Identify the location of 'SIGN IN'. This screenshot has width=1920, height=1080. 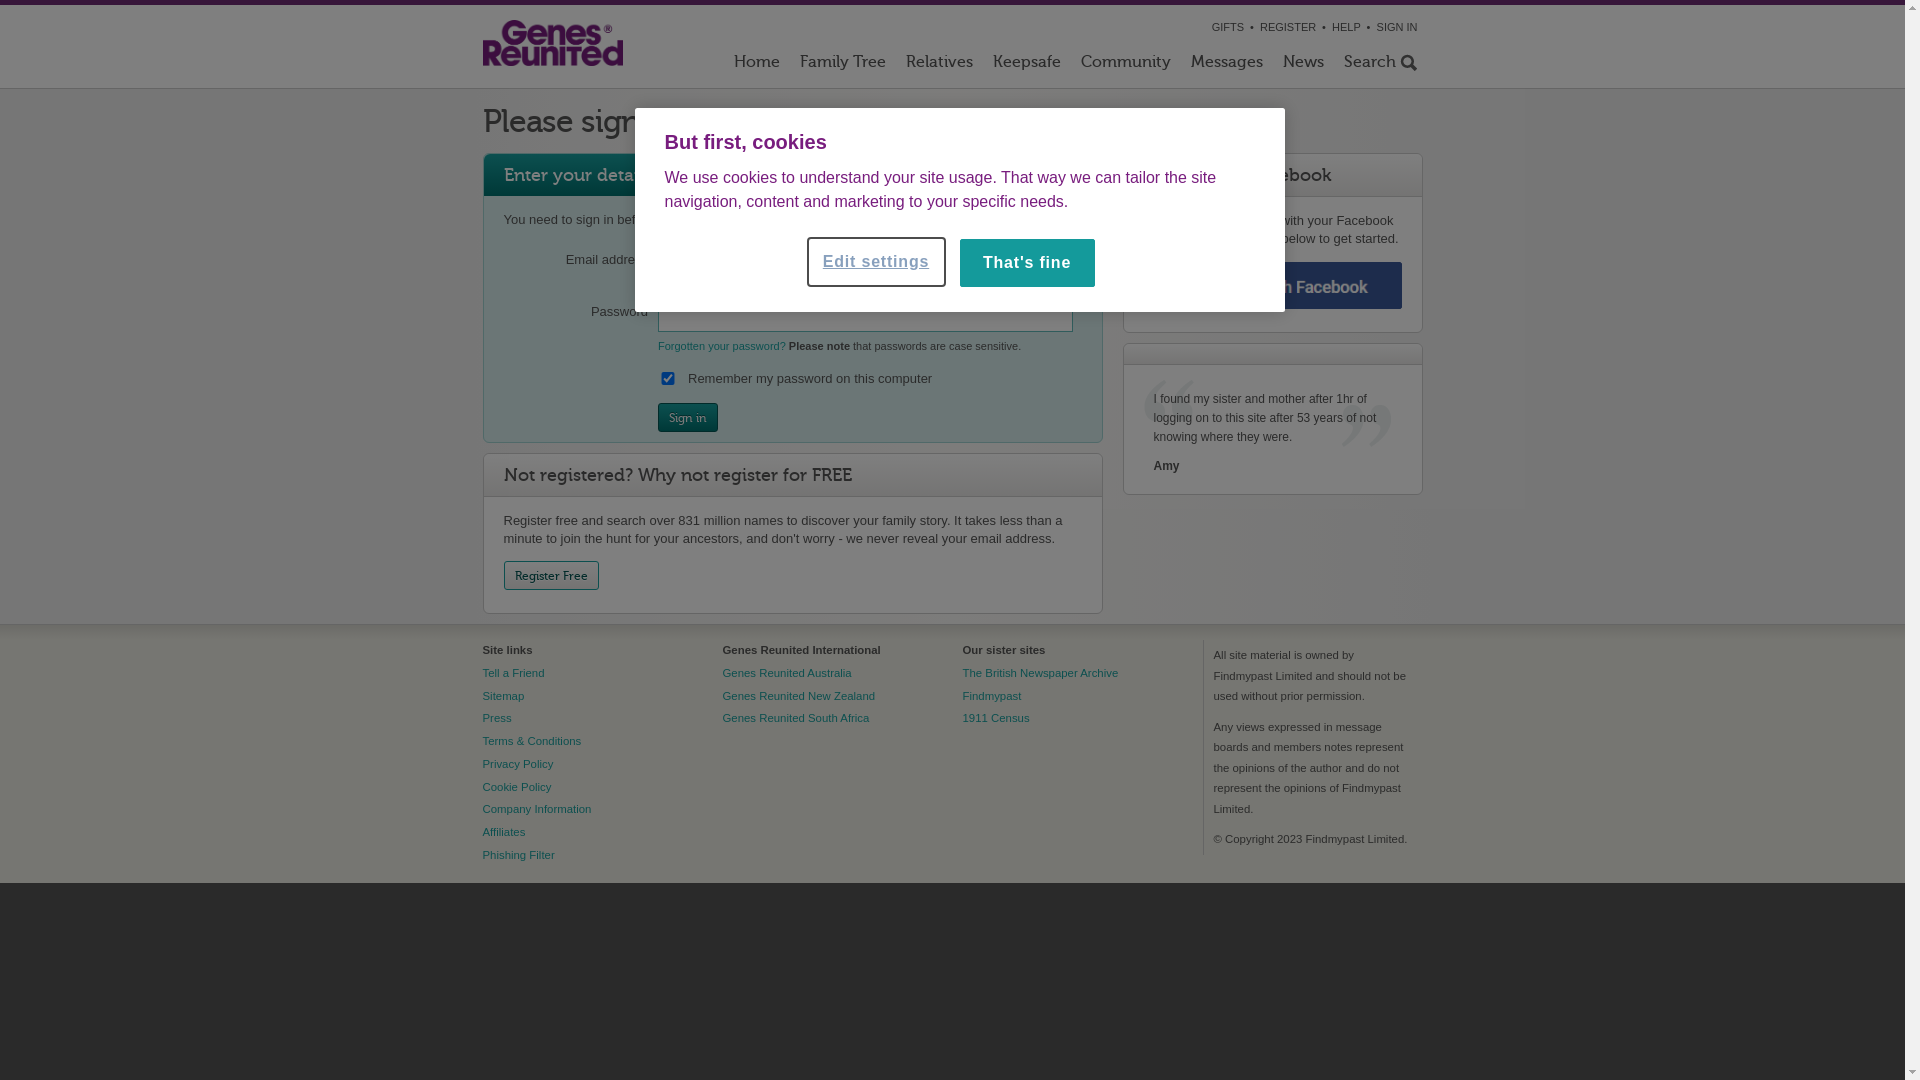
(1396, 27).